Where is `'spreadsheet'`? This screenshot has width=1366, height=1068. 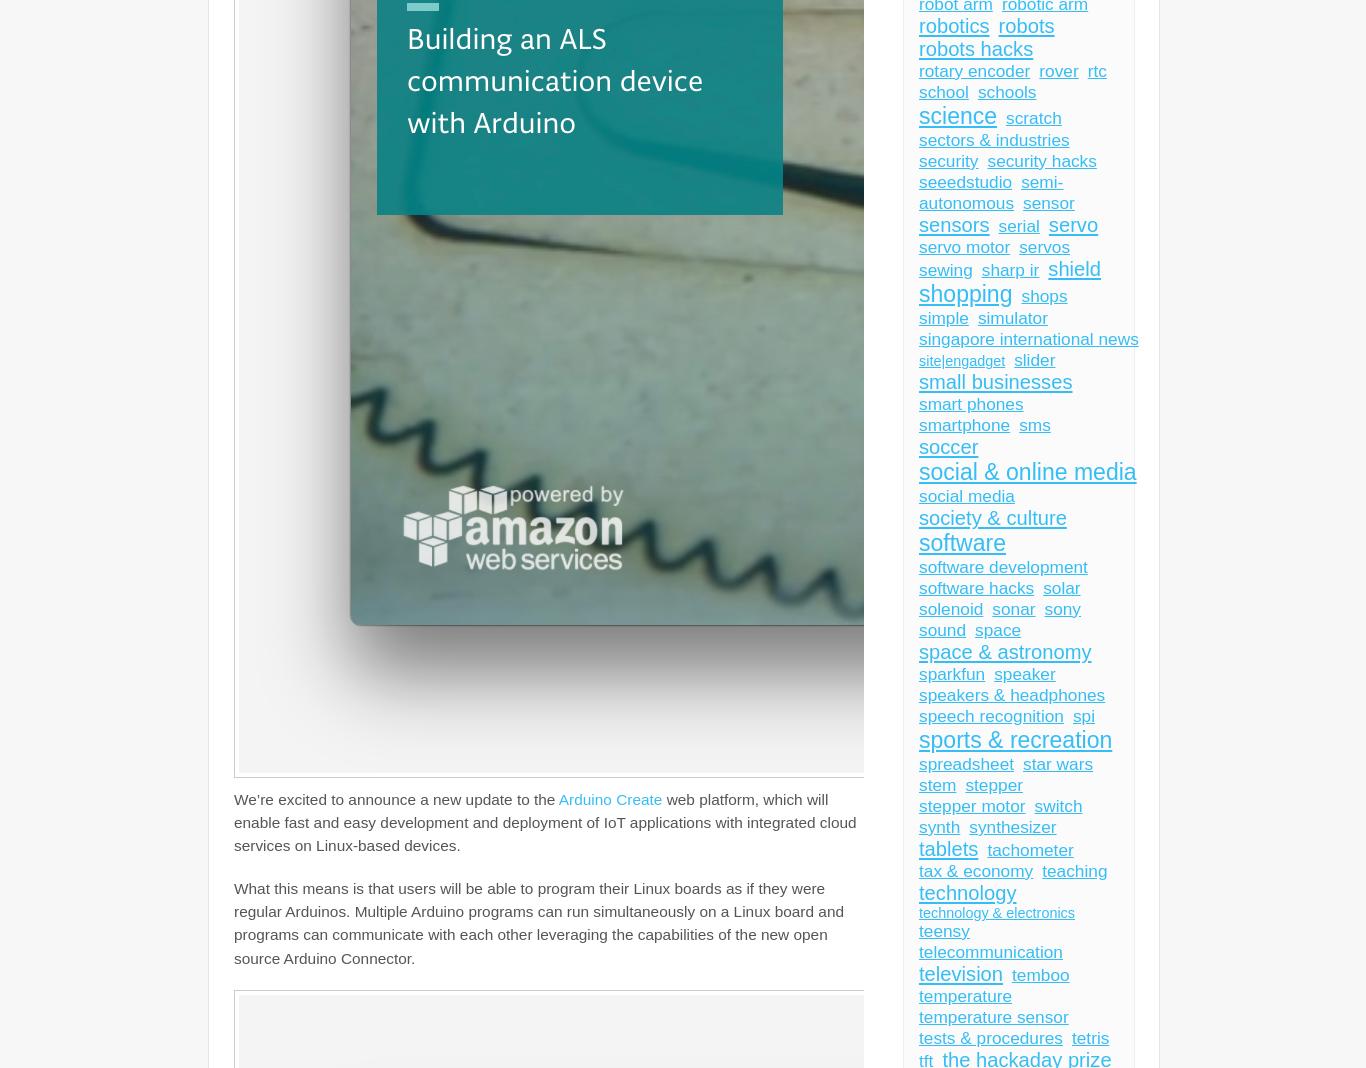 'spreadsheet' is located at coordinates (966, 764).